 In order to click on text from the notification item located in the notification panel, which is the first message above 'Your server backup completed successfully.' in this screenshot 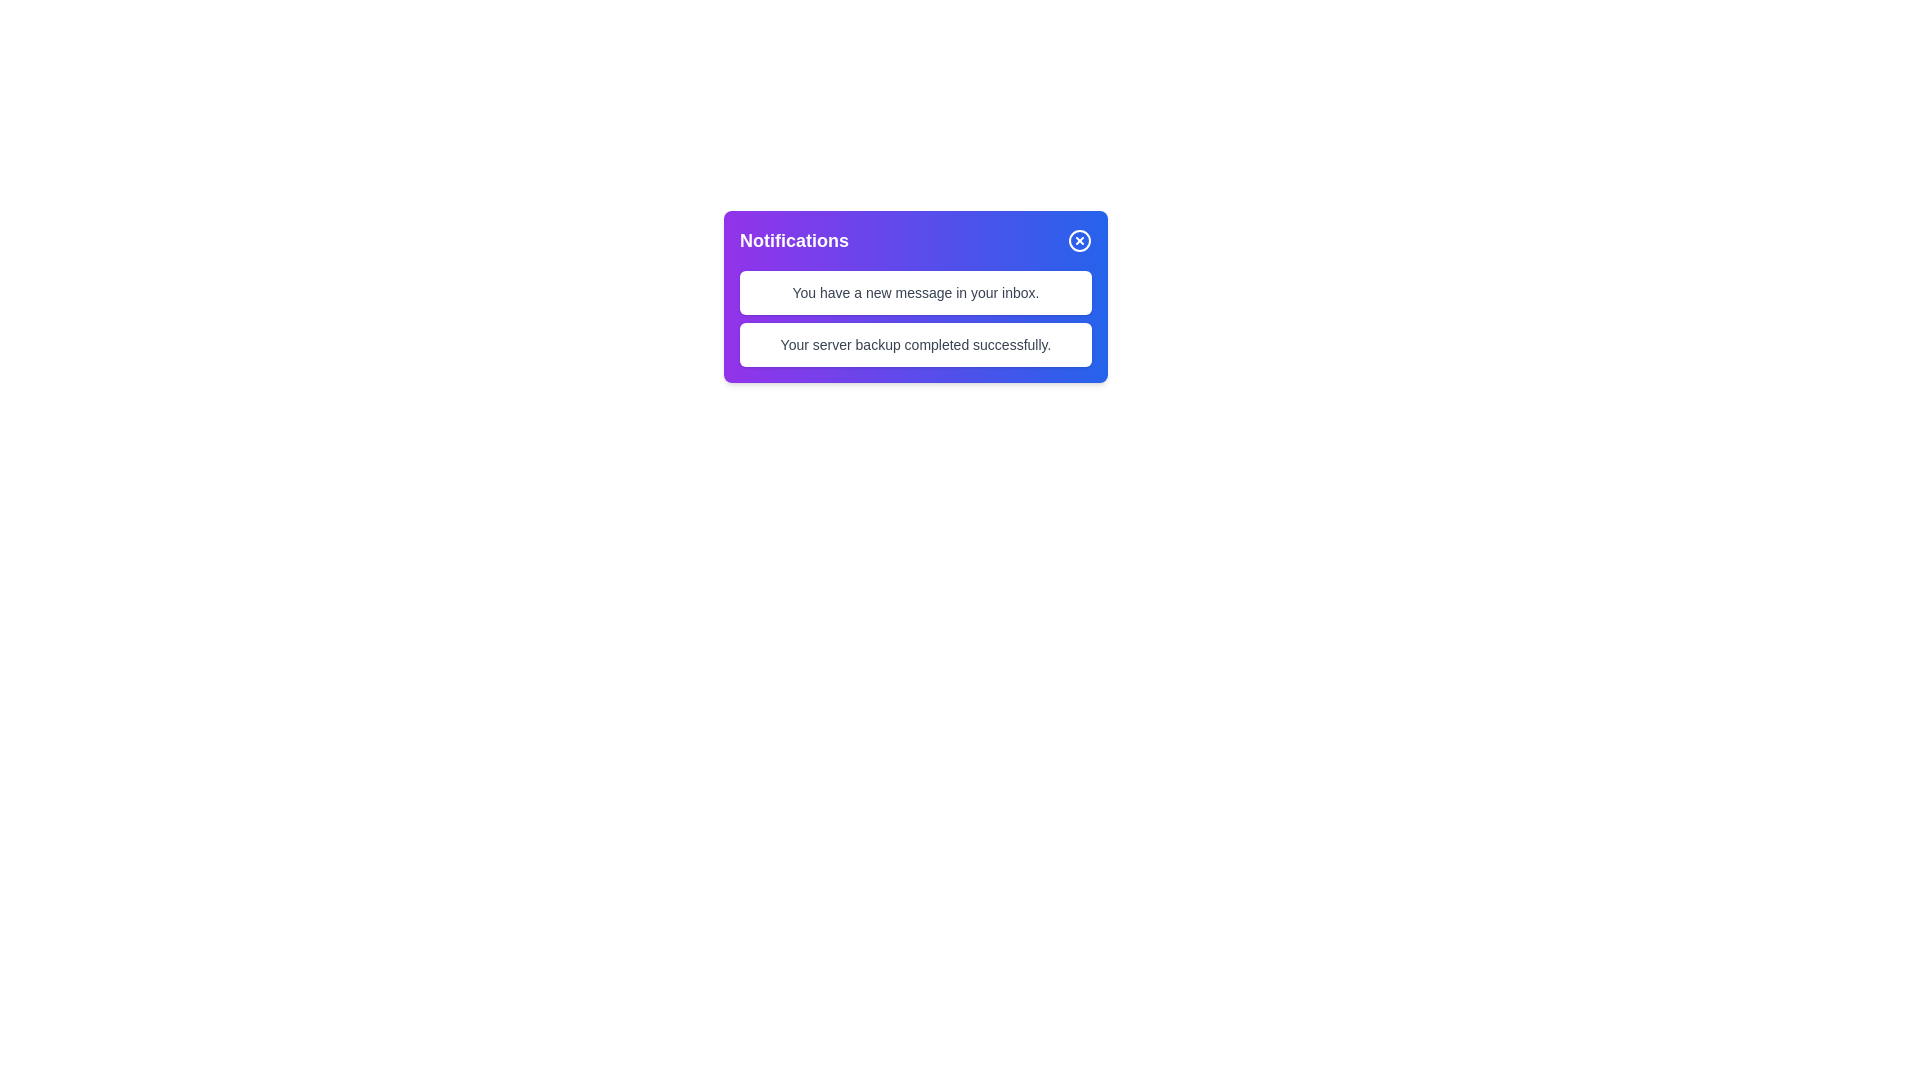, I will do `click(915, 293)`.